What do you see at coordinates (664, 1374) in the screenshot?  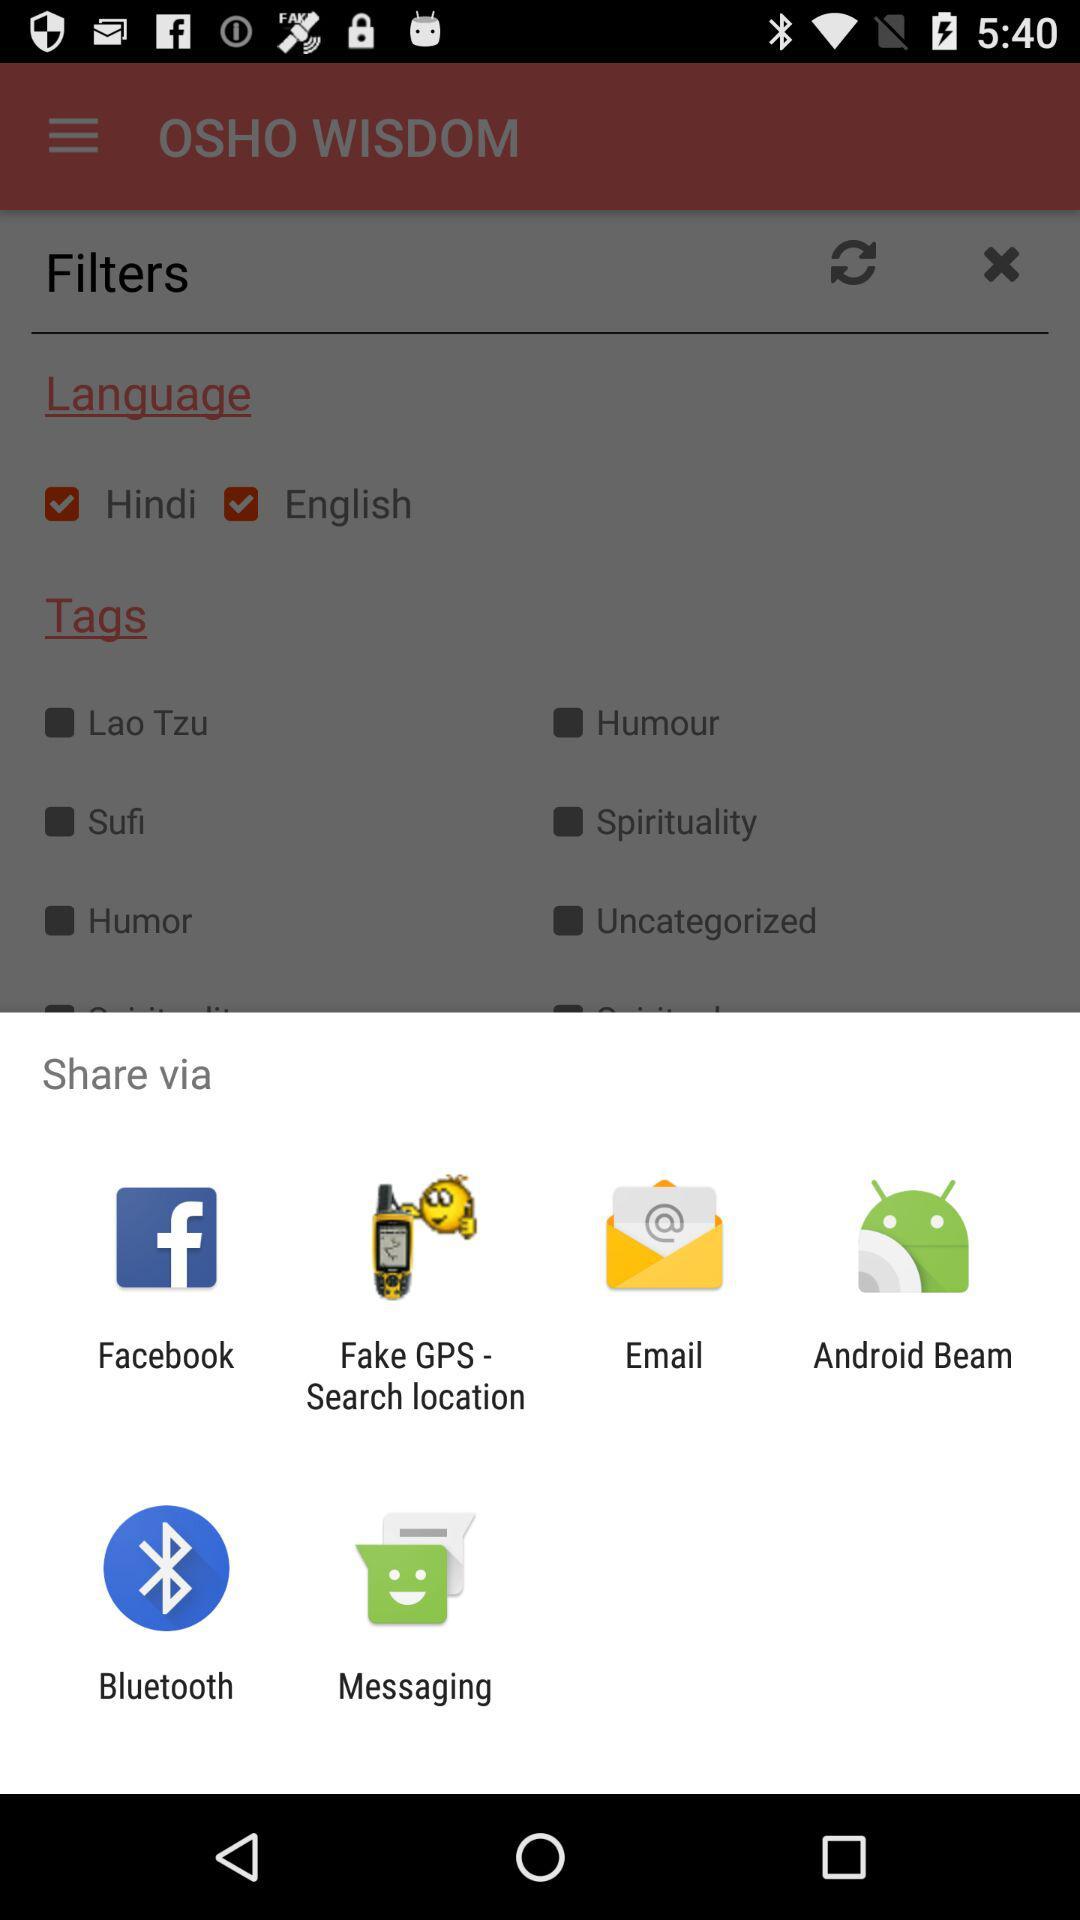 I see `the email` at bounding box center [664, 1374].